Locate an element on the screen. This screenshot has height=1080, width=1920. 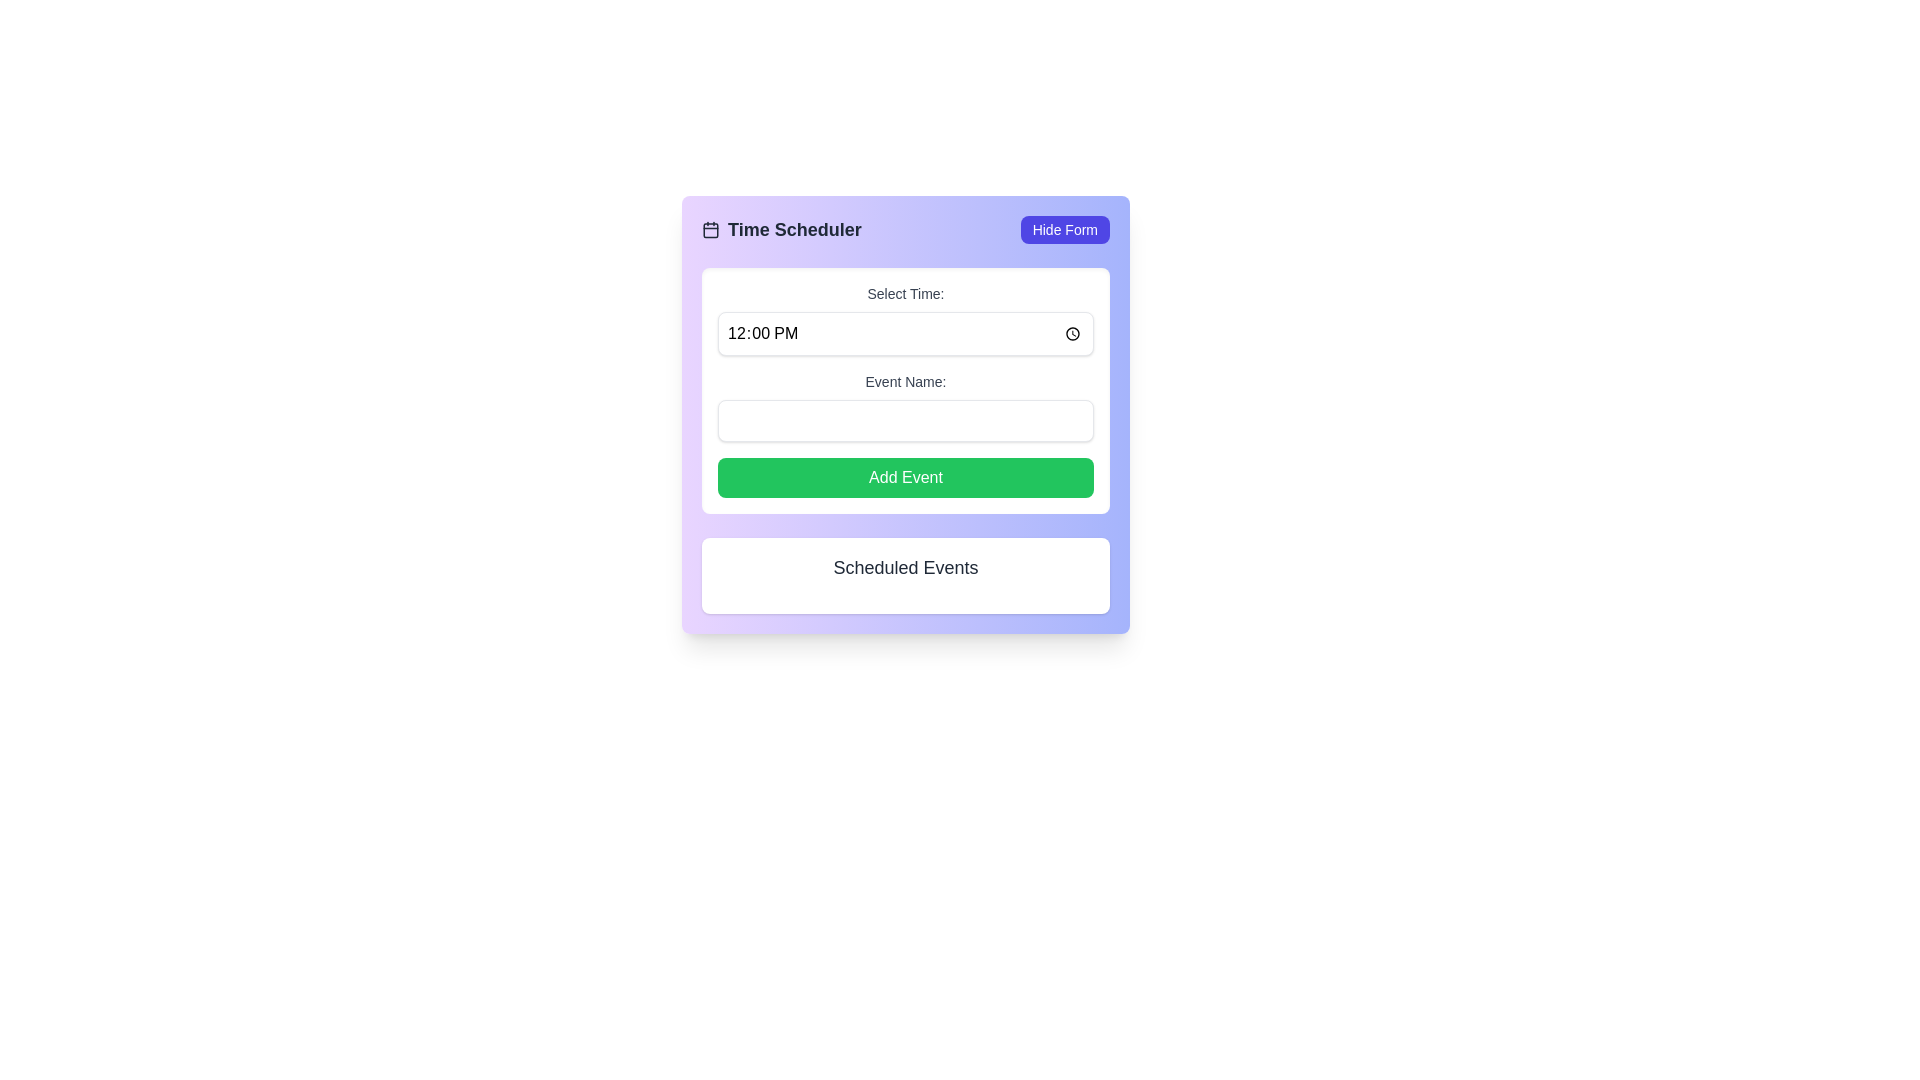
the static text label that instructs users on what to enter in the event name input field, located above the text input and below the 'Select Time:' label is located at coordinates (905, 381).